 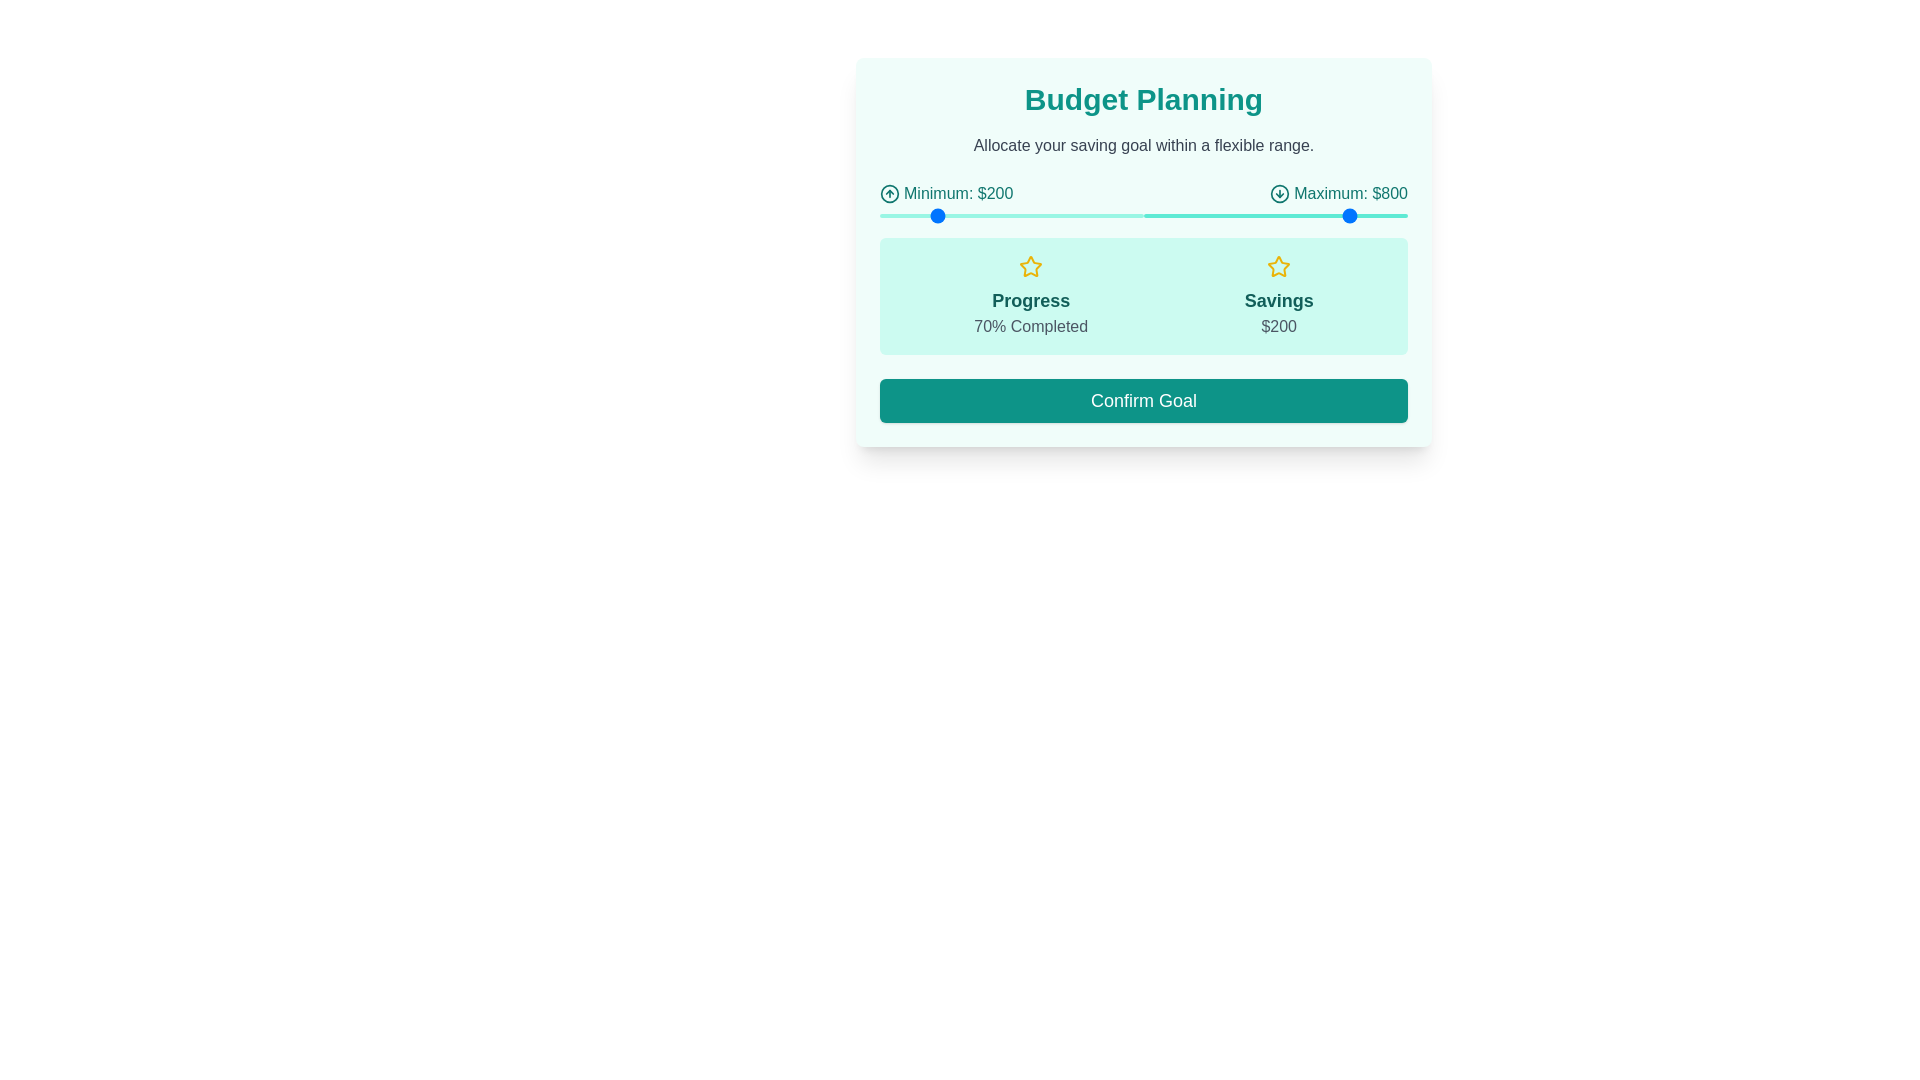 I want to click on the text label displaying '70% Completed' in a gray font, located centrally below the 'Progress' heading within the 'Budget Planning' card, so click(x=1031, y=325).